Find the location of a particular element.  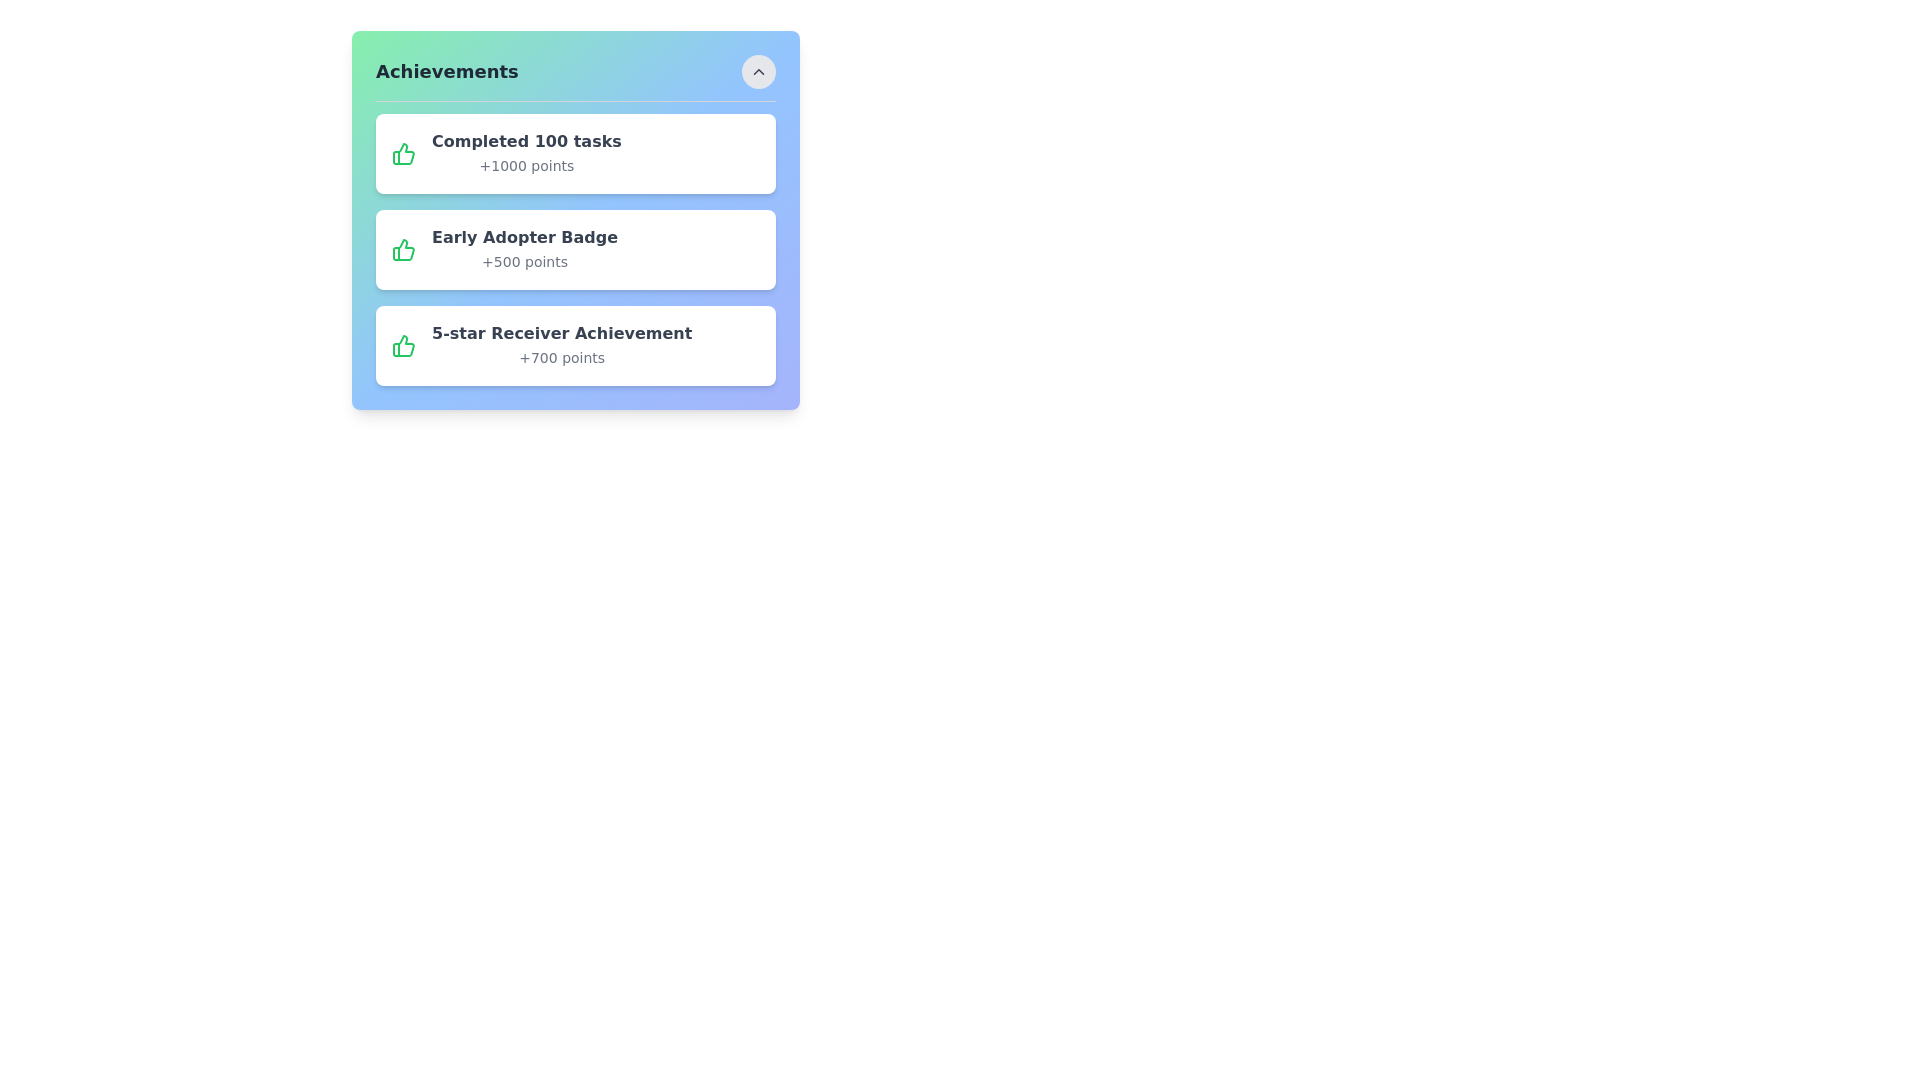

the associated information for the 'Early Adopter Badge' achievement item, which features a green thumbs-up icon and the text '+500 points' below the bold 'Early Adopter Badge' title is located at coordinates (575, 249).